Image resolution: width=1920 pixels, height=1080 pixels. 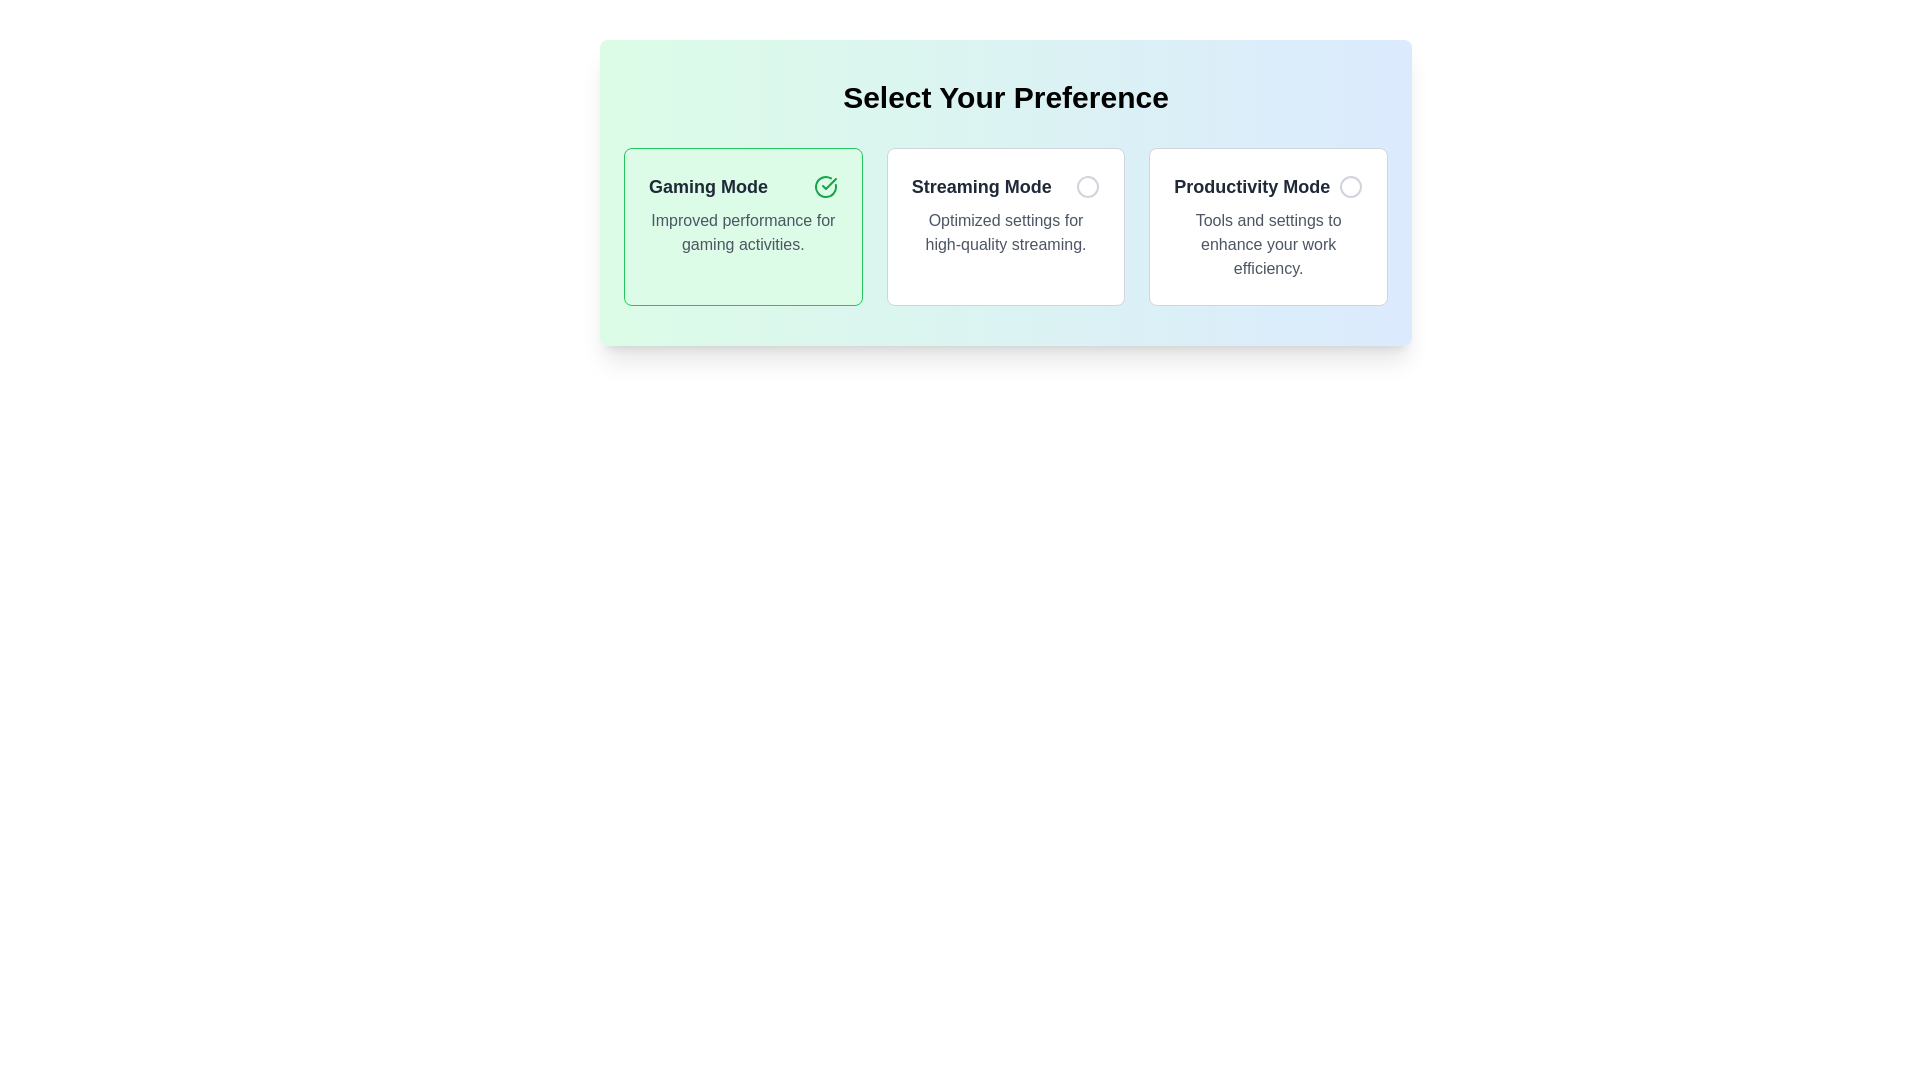 I want to click on the unselected radio button indicator (circle element) for 'Productivity Mode', so click(x=1350, y=186).